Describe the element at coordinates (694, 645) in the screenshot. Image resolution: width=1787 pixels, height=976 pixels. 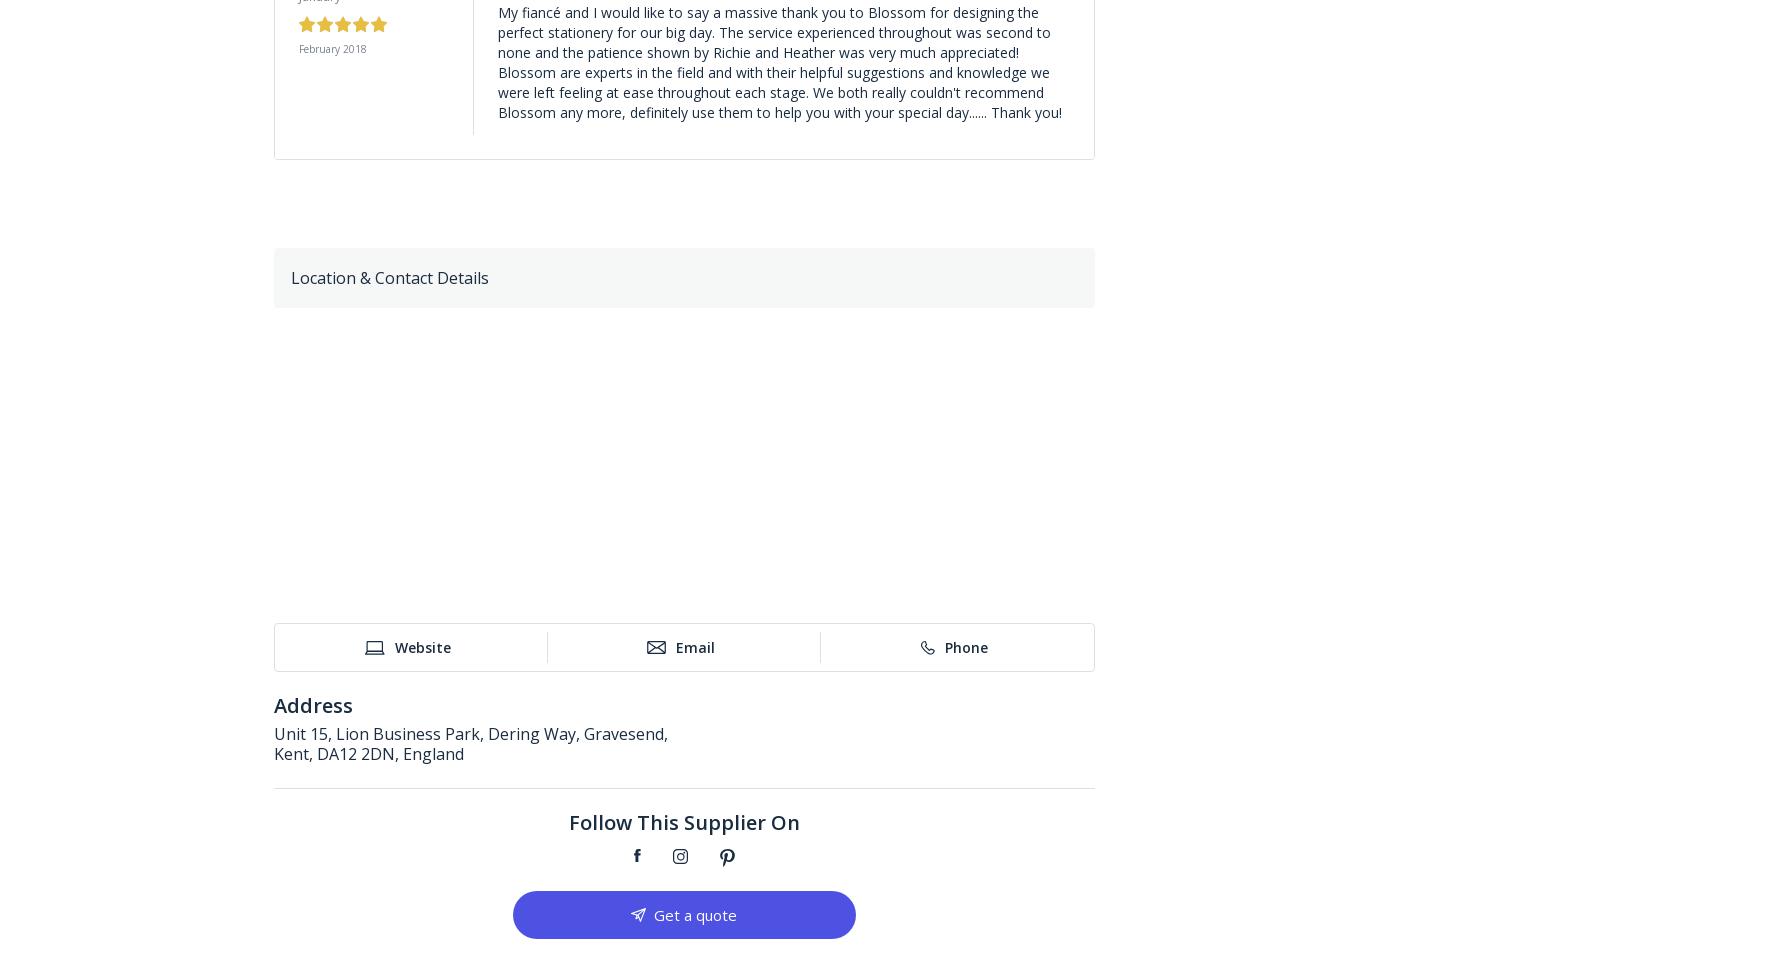
I see `'Email'` at that location.